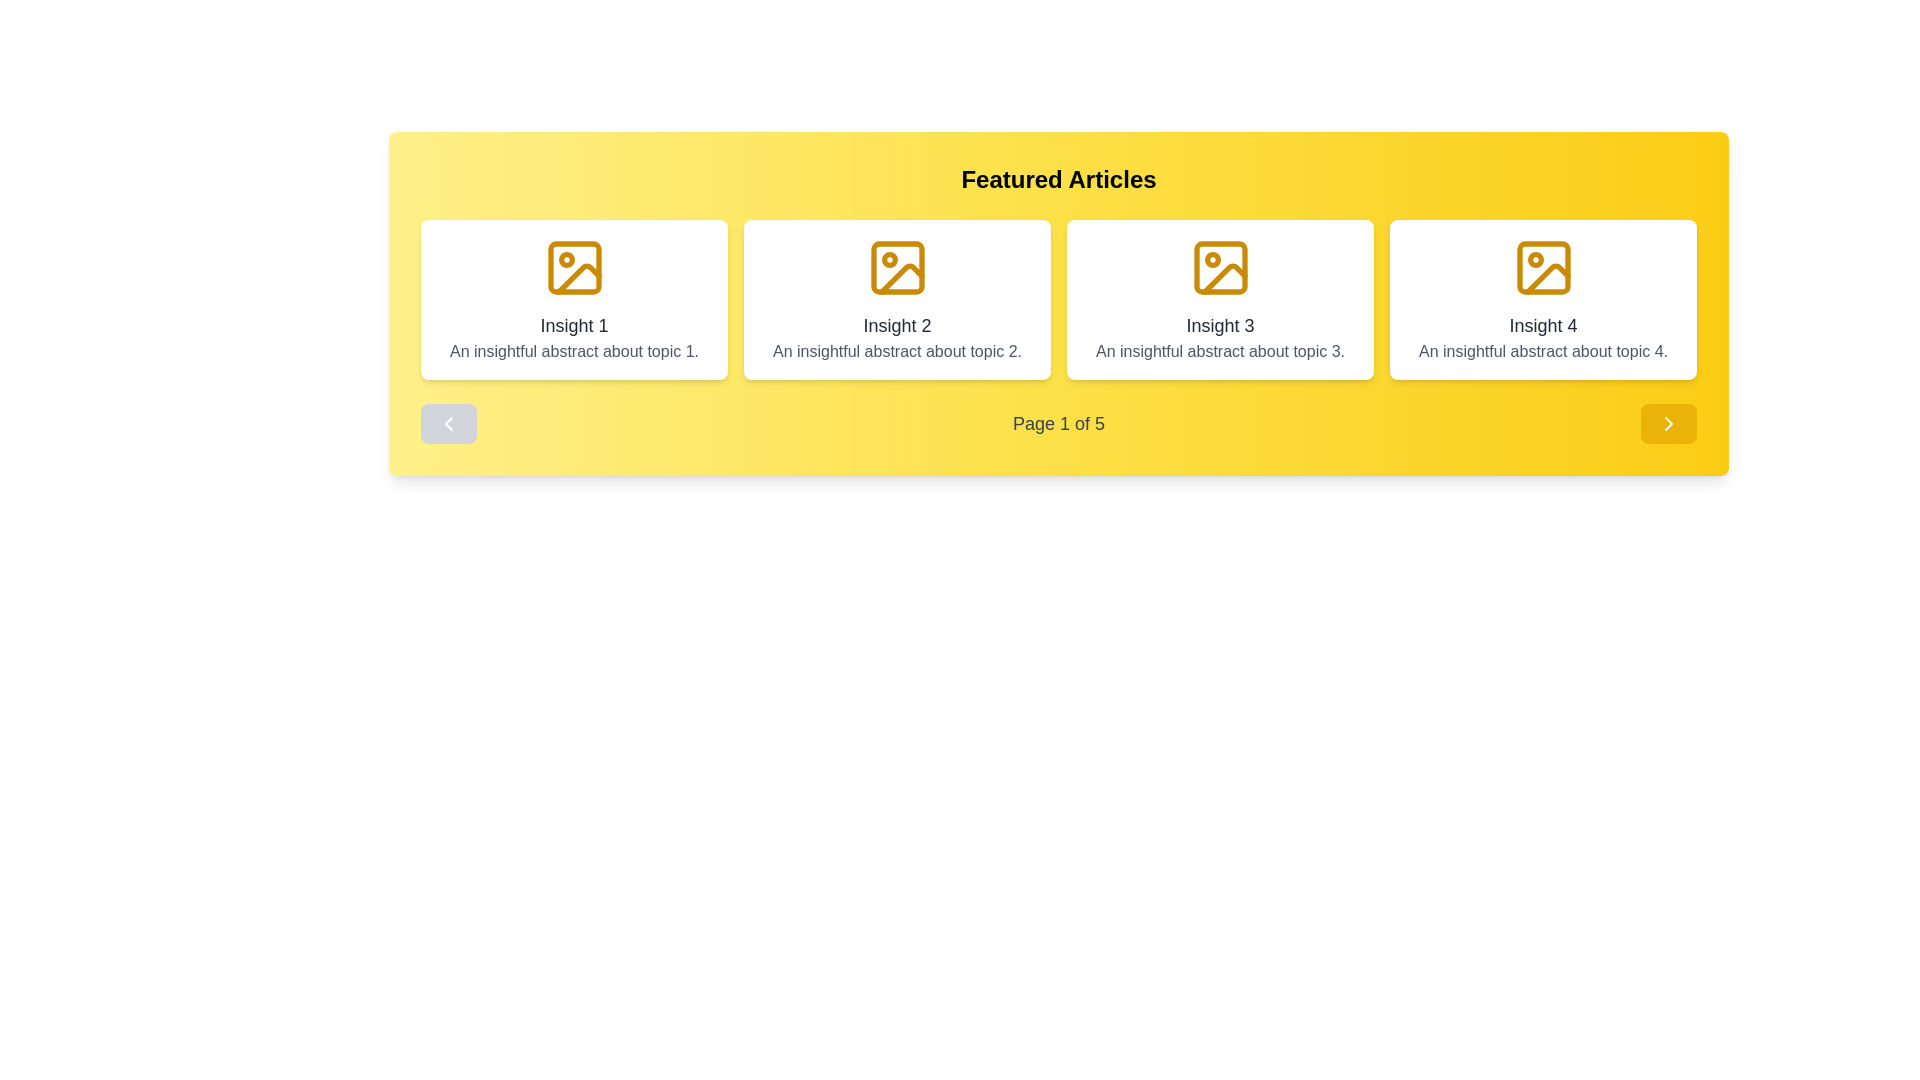 The width and height of the screenshot is (1920, 1080). I want to click on the text snippet 'An insightful abstract about topic 2.' which is styled with gray font color and located in the white background card labeled 'Insight 2', so click(896, 350).